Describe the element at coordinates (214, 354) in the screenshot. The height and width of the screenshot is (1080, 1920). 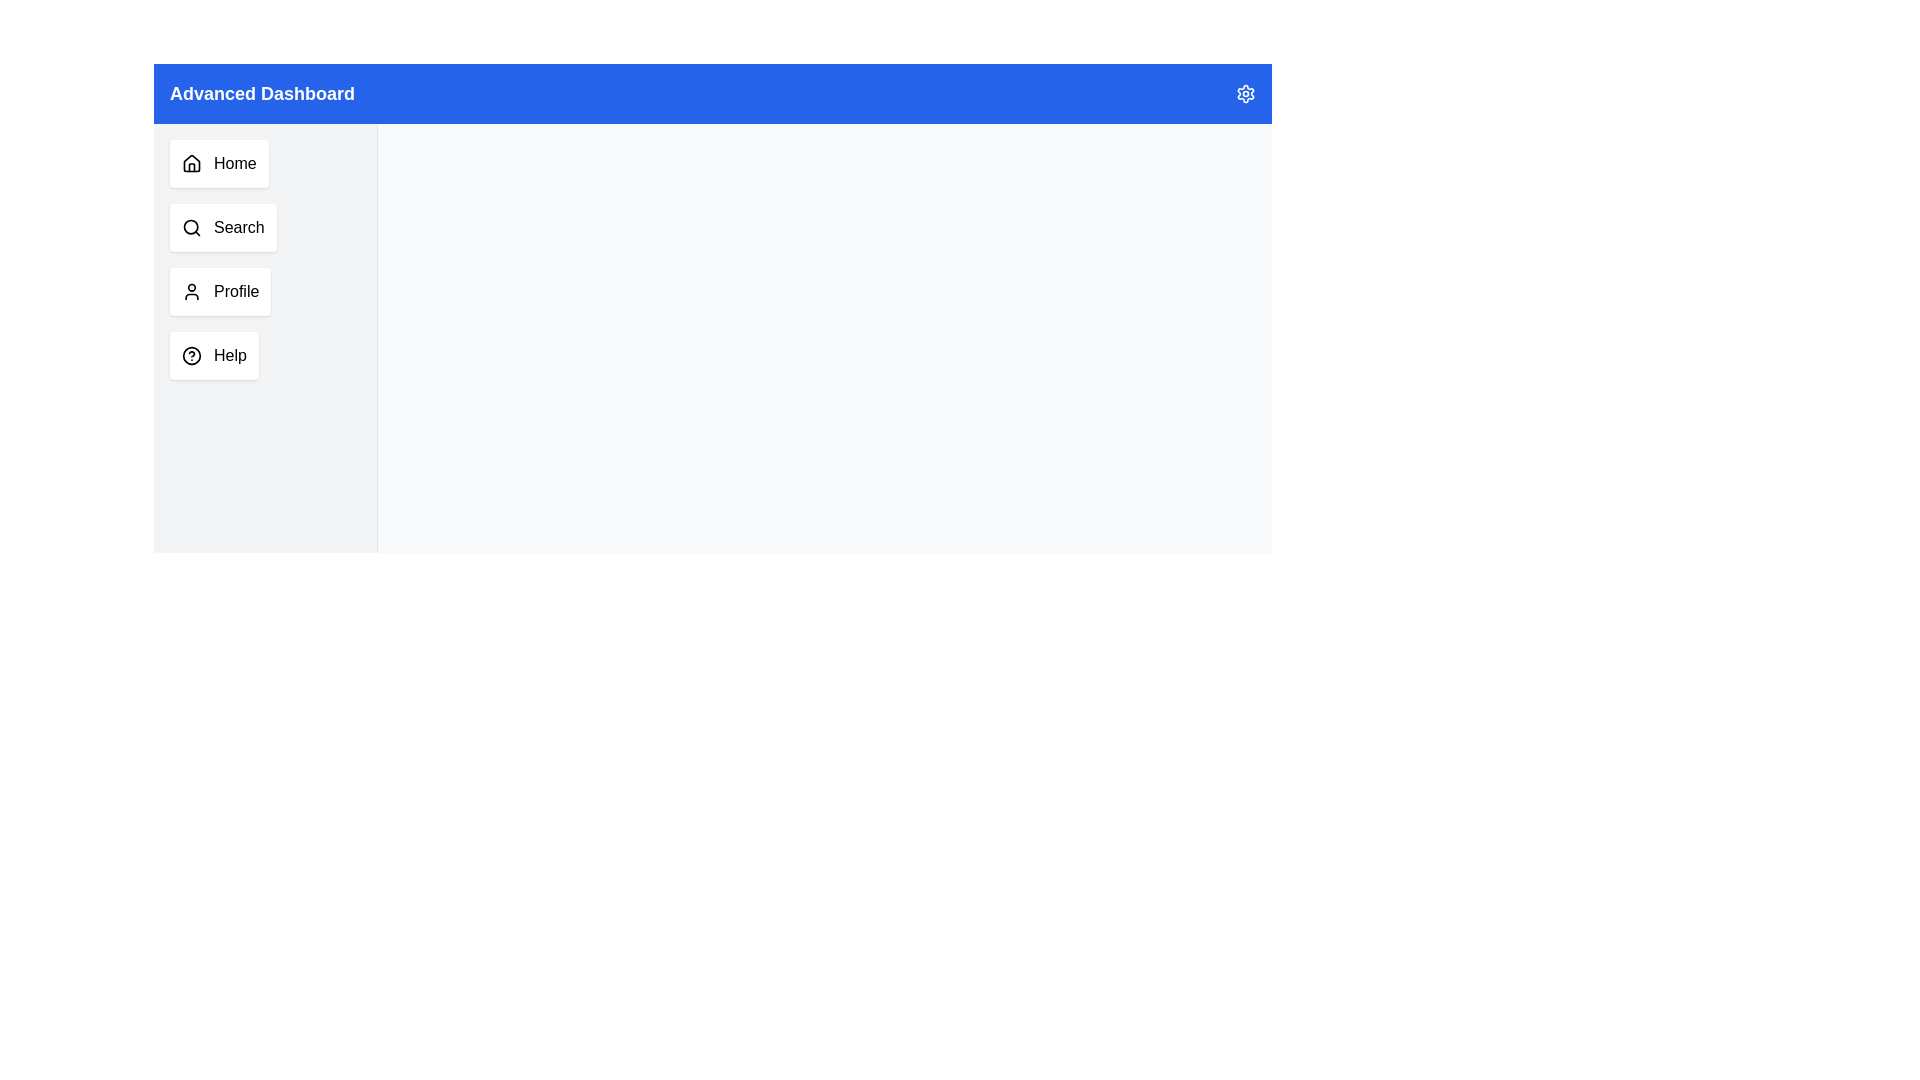
I see `the 'Help' button located` at that location.